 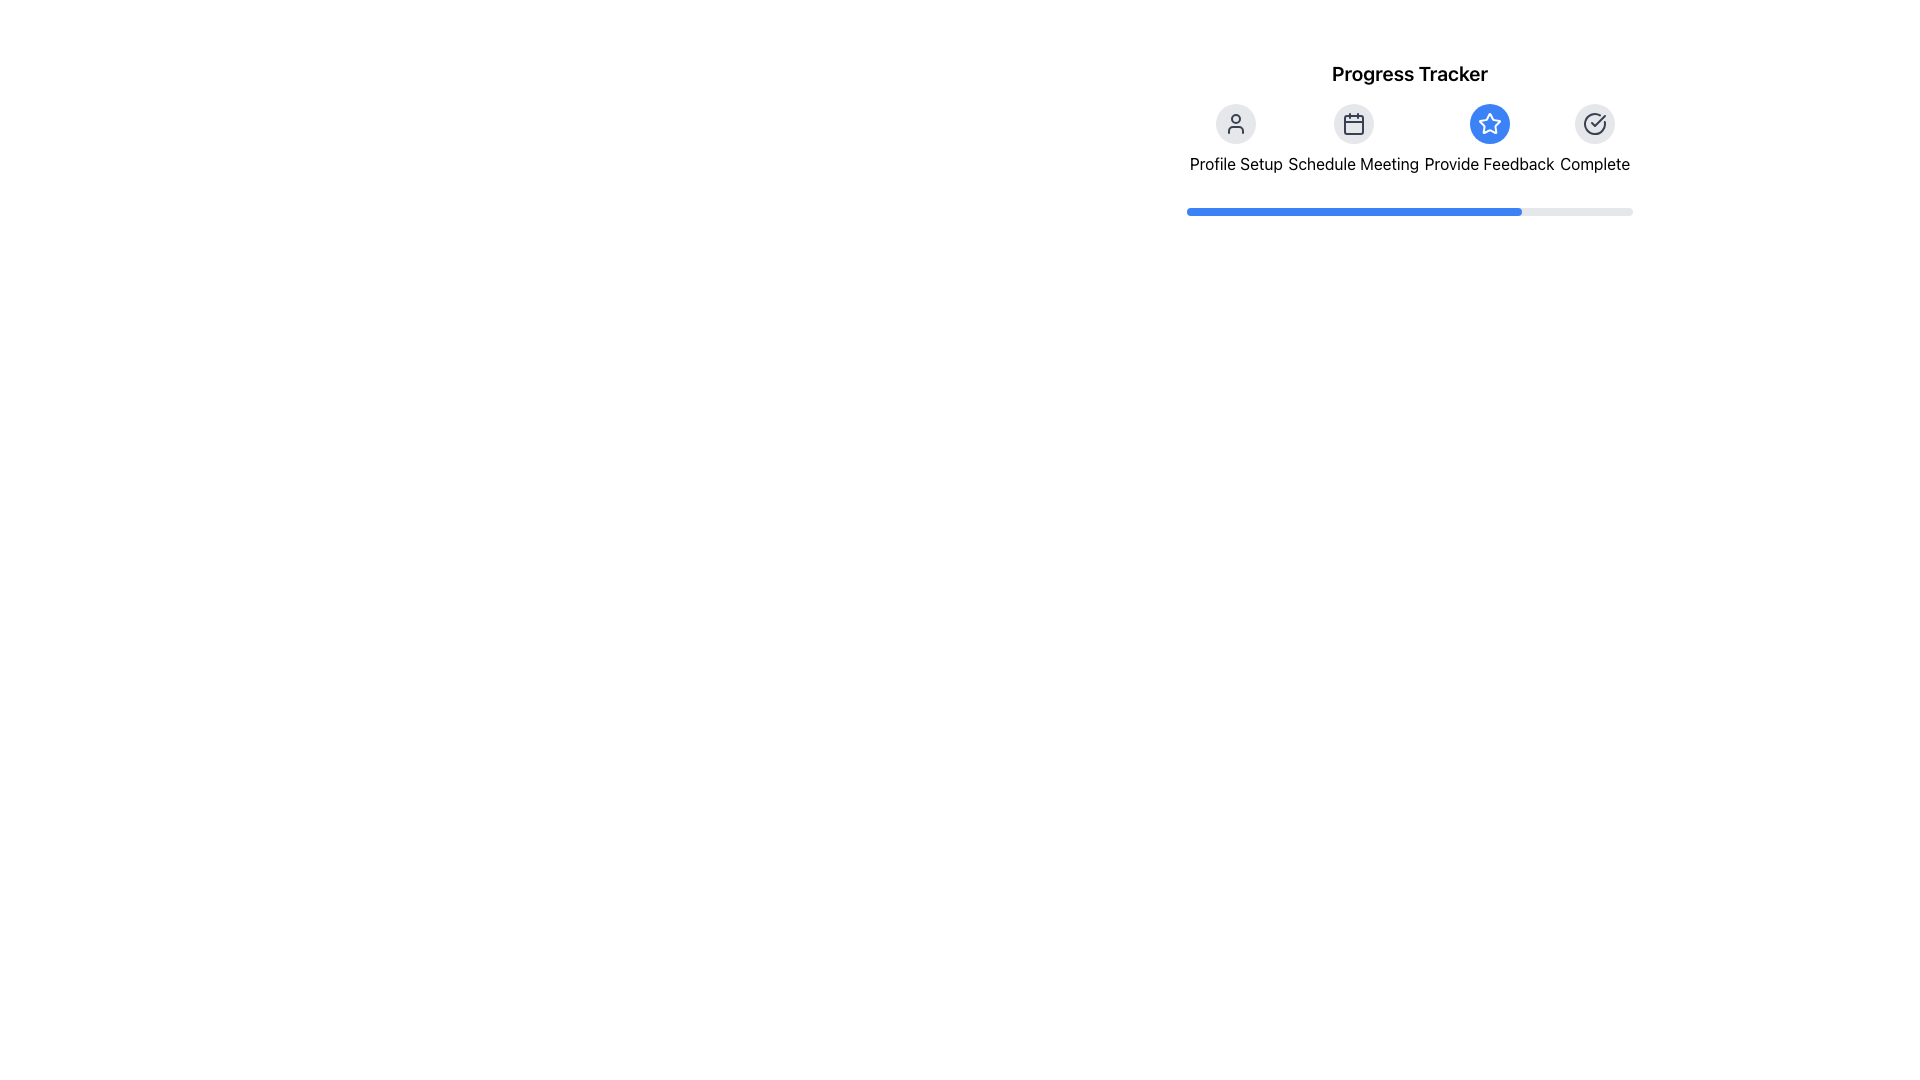 What do you see at coordinates (1594, 163) in the screenshot?
I see `the static text label displaying 'Complete' that is positioned below a circular checkmark icon, indicating task completion` at bounding box center [1594, 163].